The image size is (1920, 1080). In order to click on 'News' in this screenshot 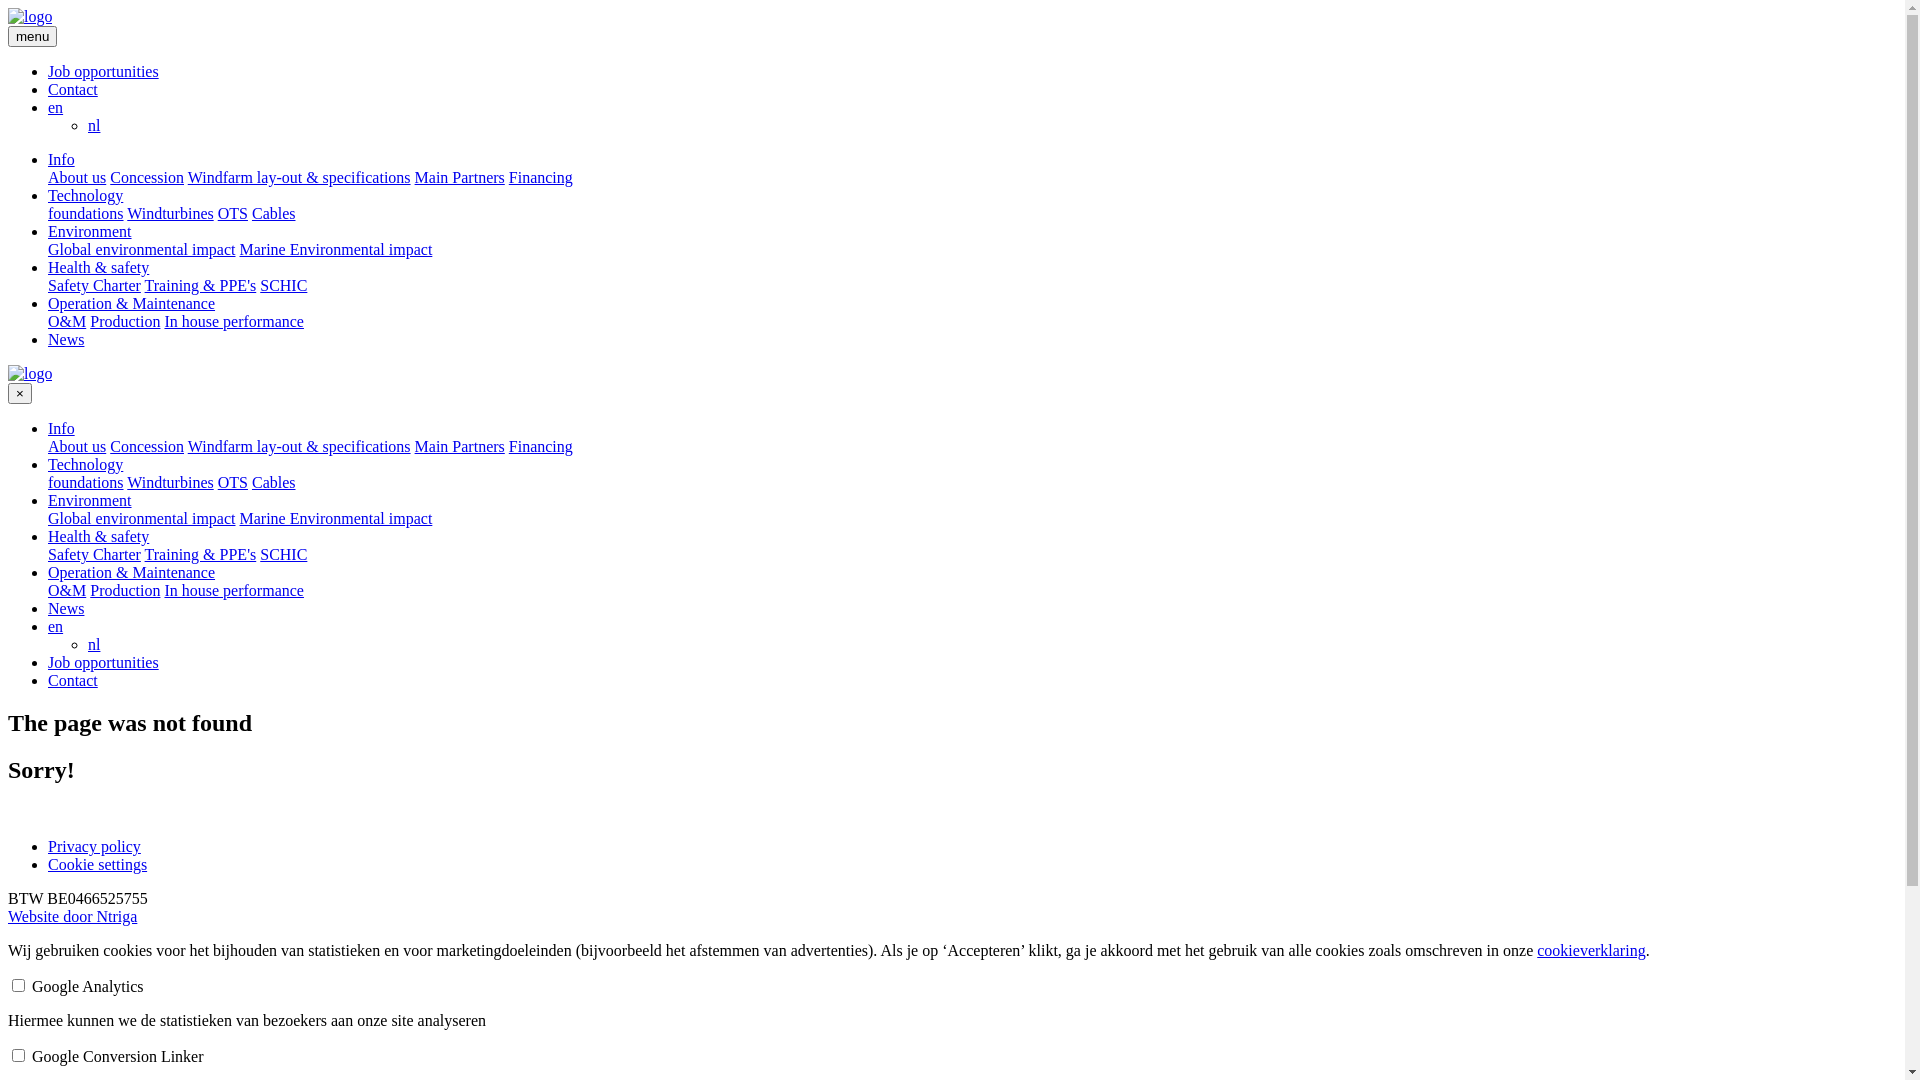, I will do `click(66, 607)`.